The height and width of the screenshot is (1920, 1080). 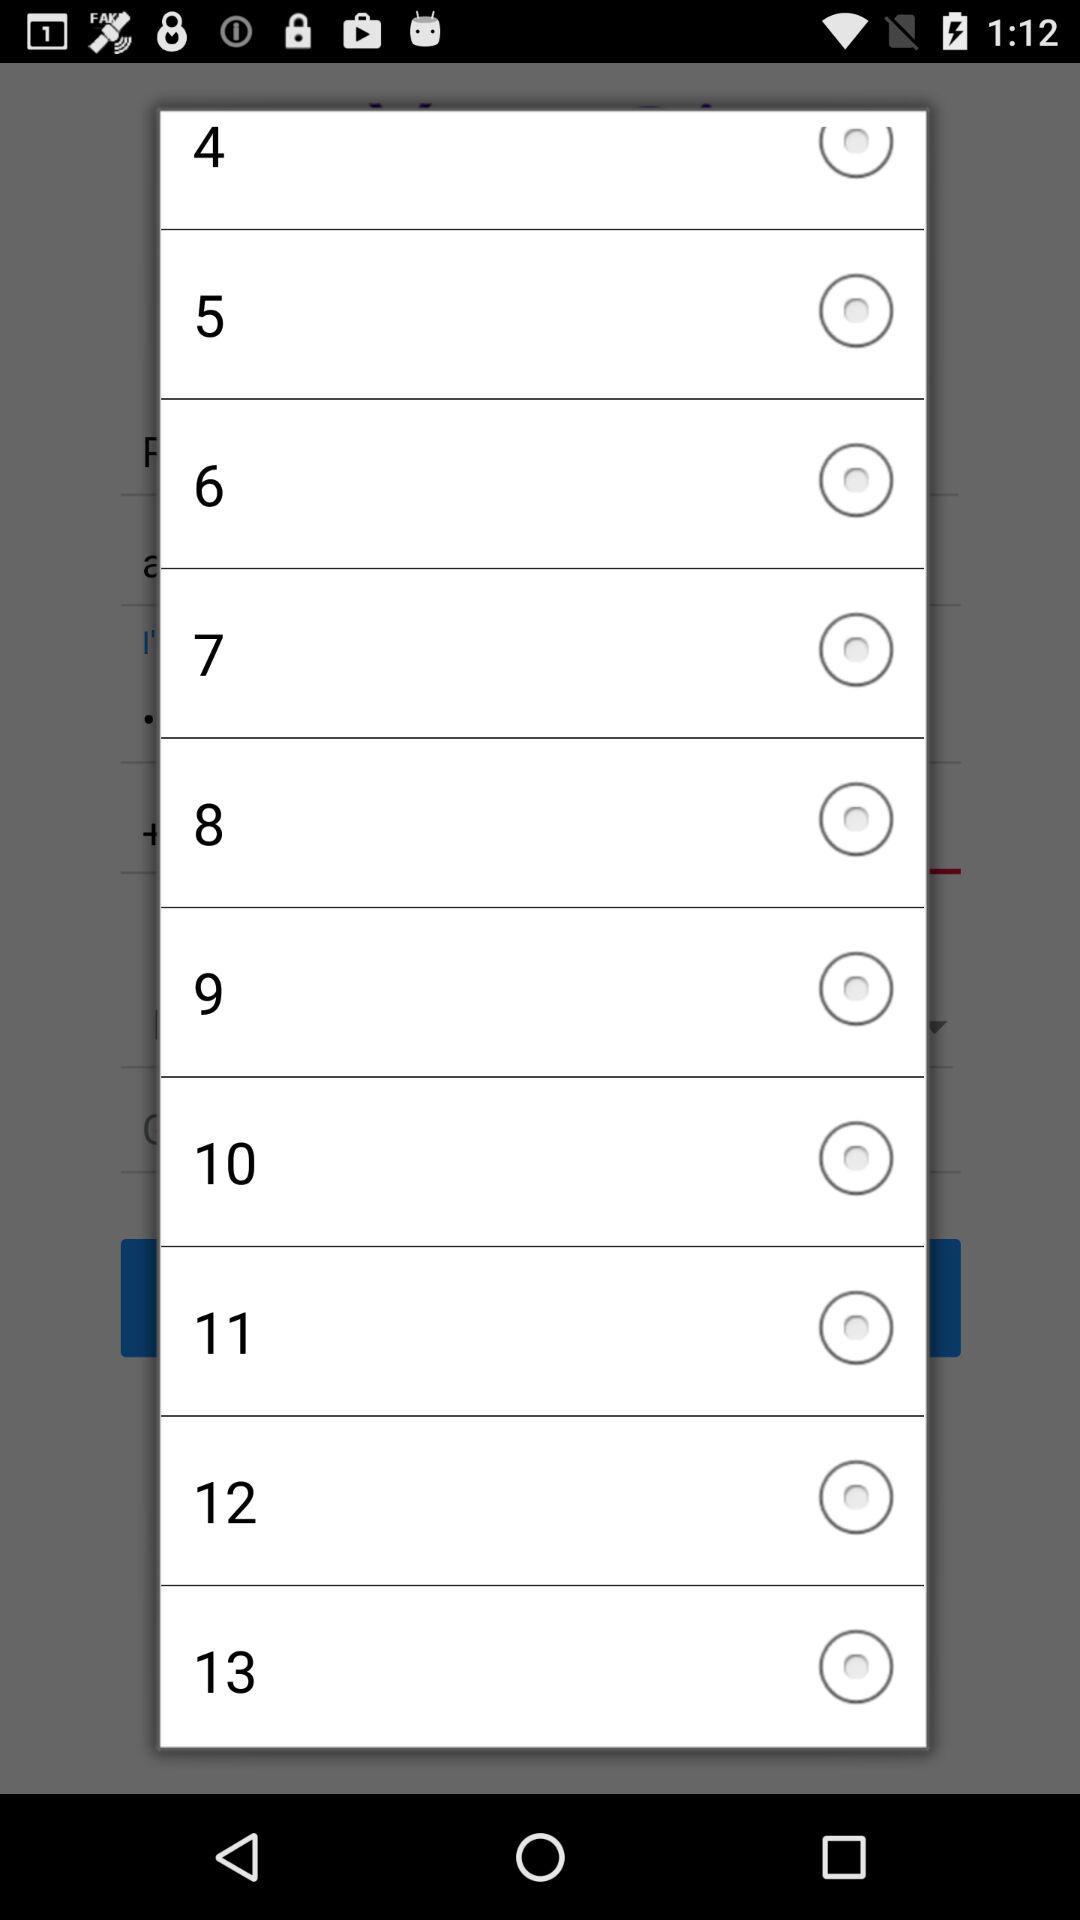 I want to click on the 4 item, so click(x=542, y=177).